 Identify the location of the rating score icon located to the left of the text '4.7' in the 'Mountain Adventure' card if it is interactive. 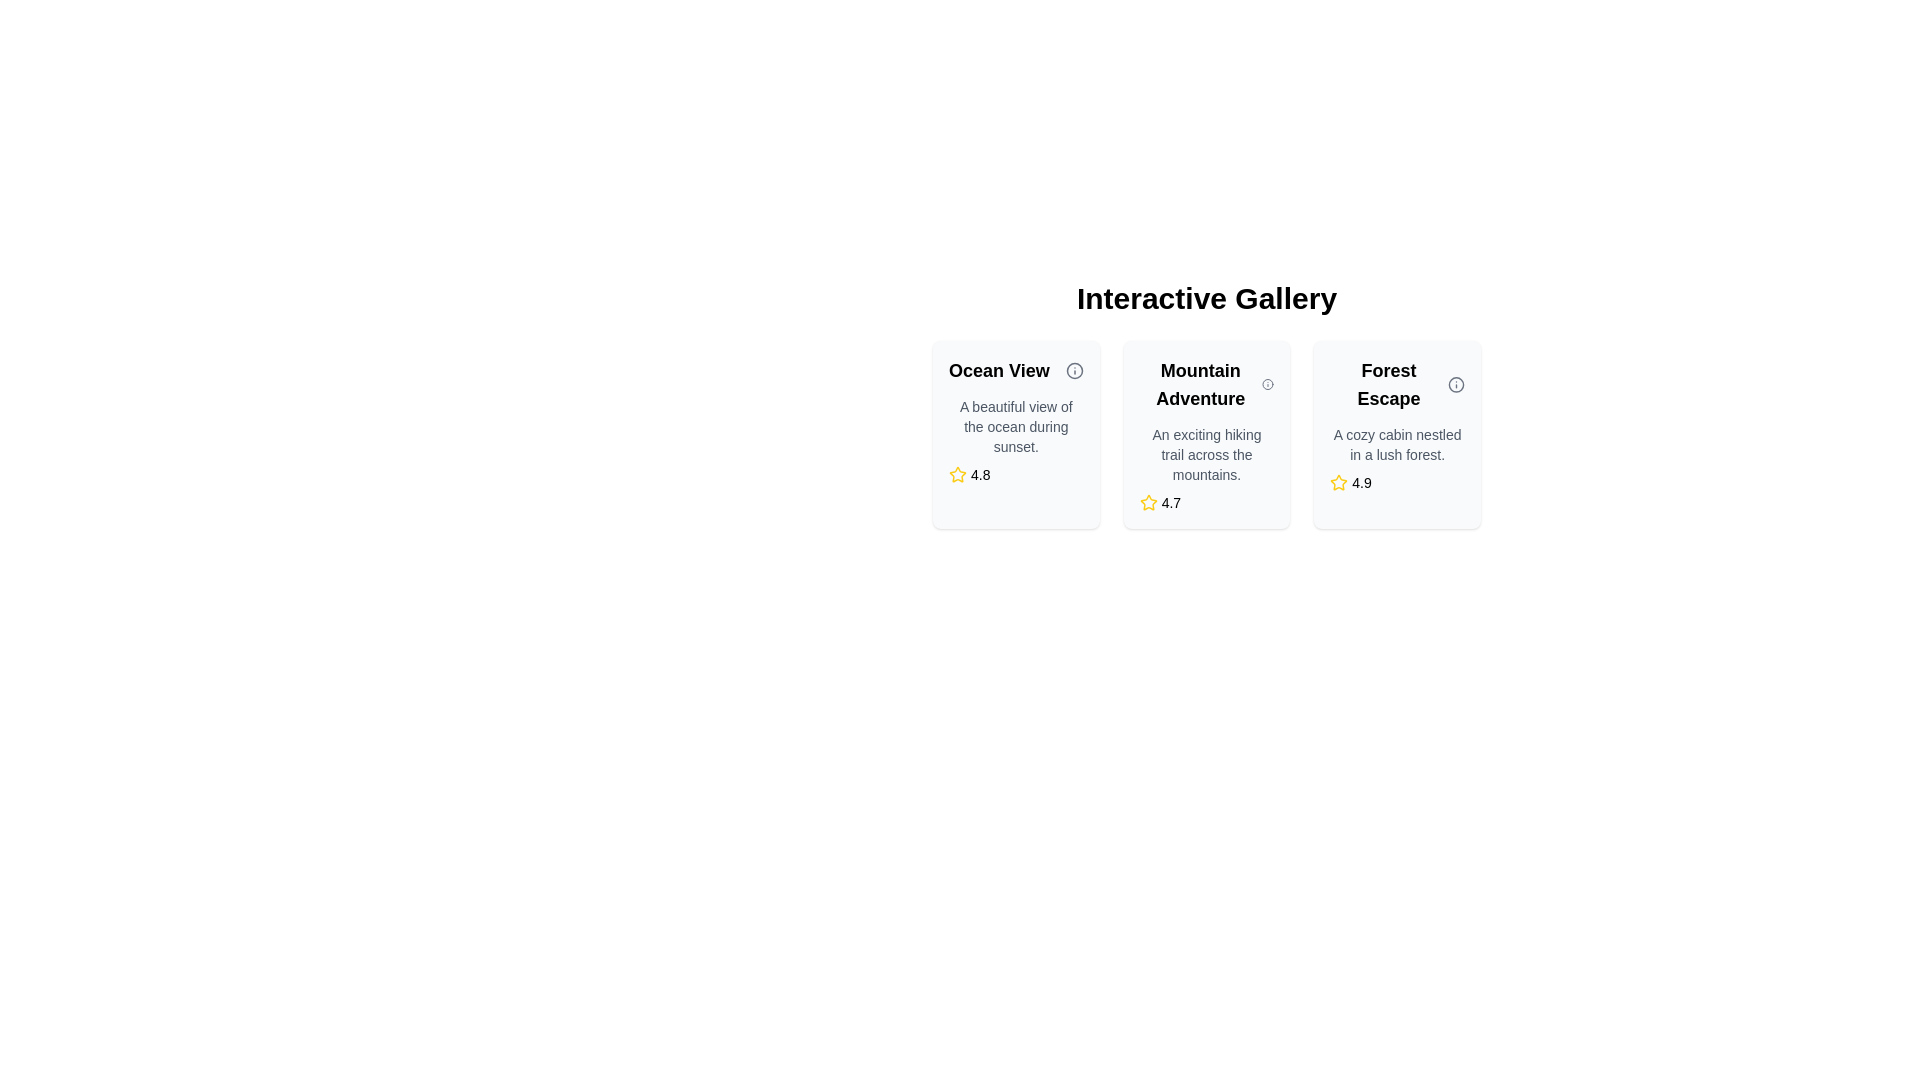
(1148, 501).